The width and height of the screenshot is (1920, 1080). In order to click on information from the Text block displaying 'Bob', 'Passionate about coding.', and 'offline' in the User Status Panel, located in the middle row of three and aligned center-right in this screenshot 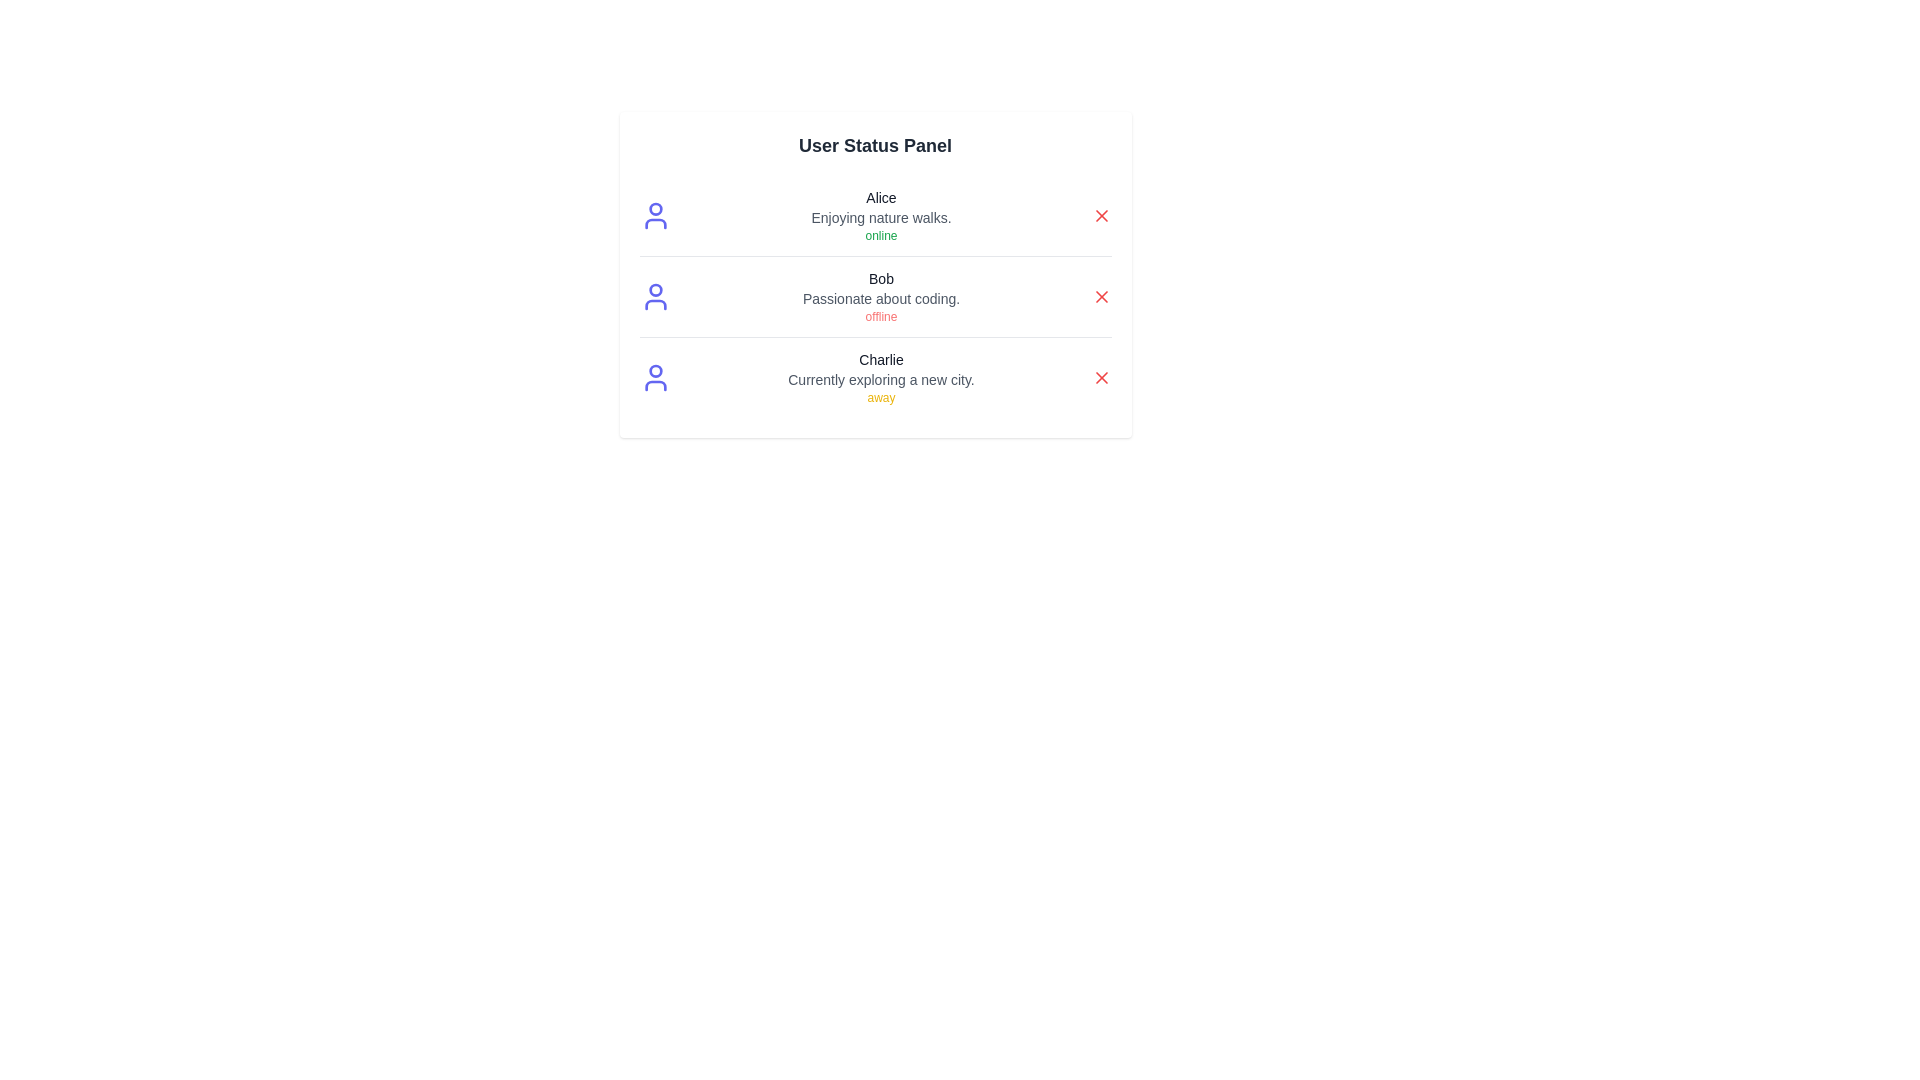, I will do `click(880, 297)`.